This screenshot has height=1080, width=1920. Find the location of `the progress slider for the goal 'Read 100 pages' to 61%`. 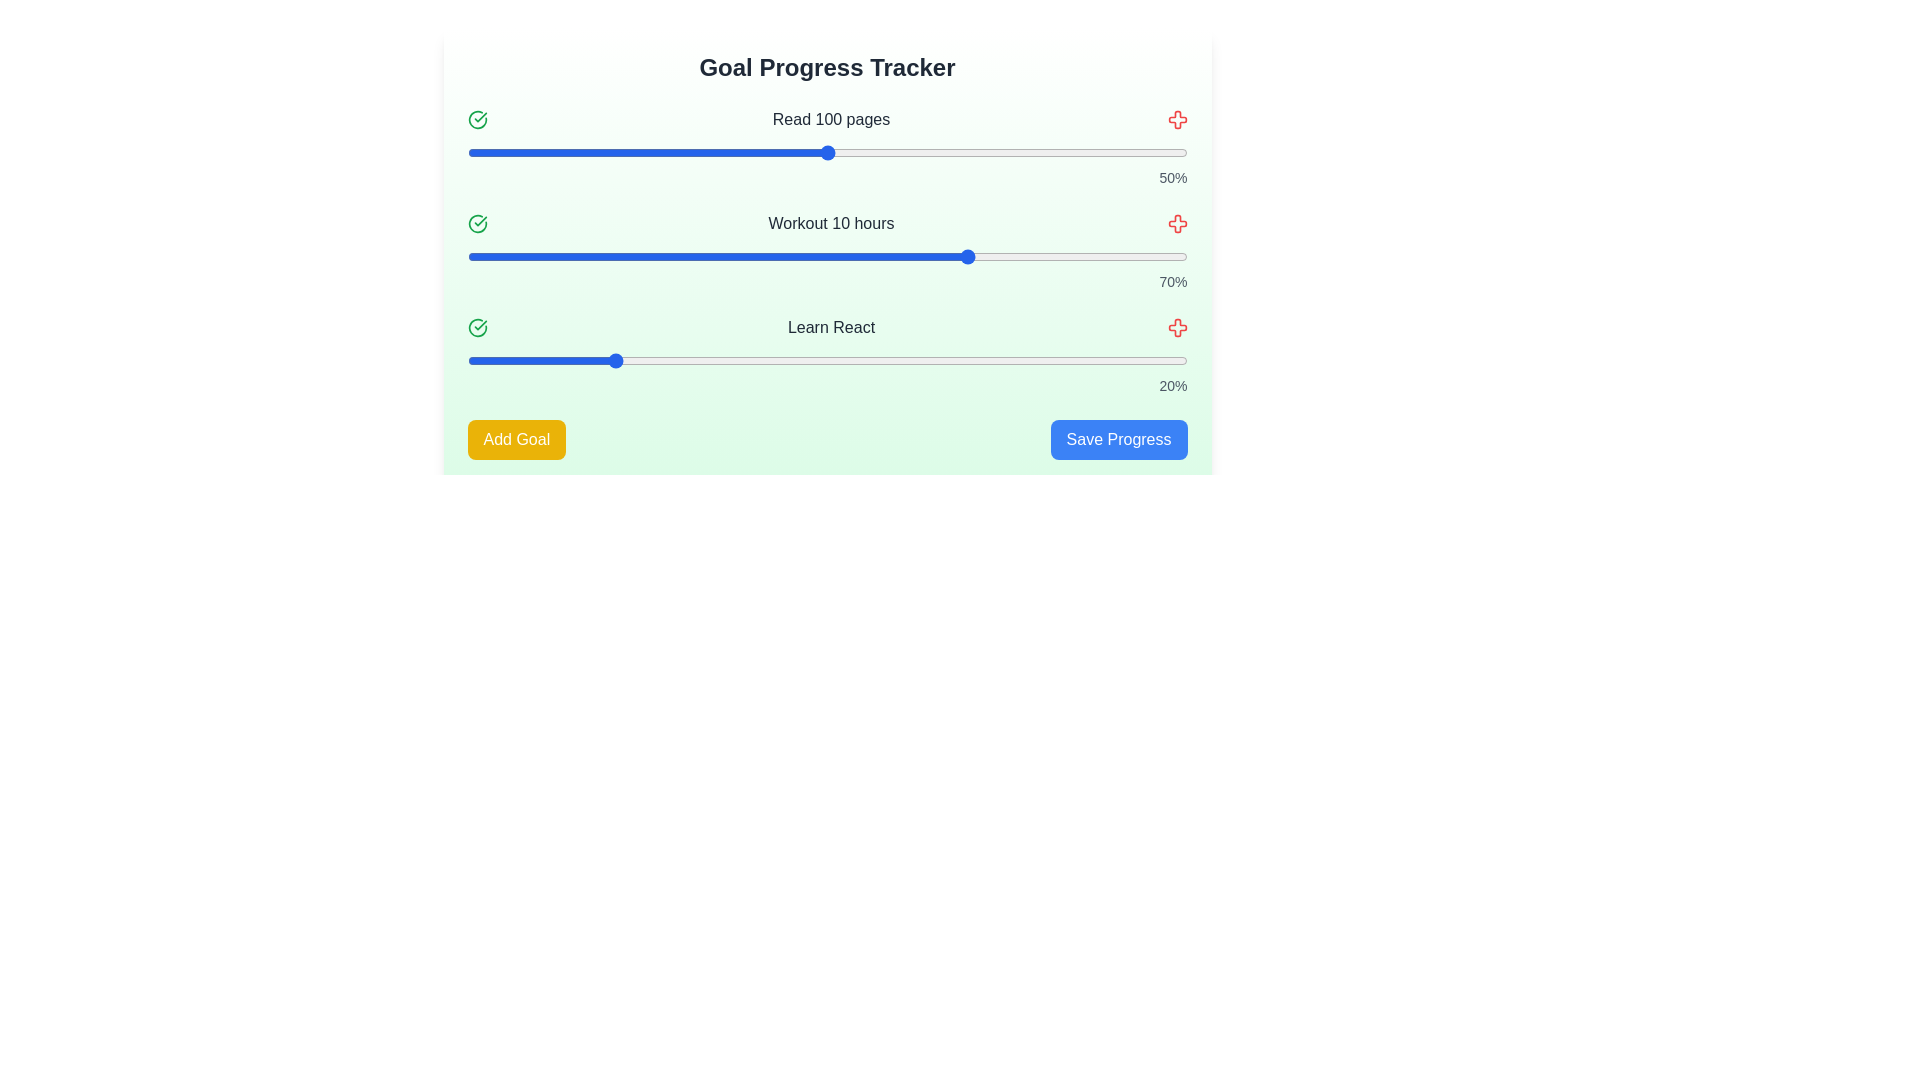

the progress slider for the goal 'Read 100 pages' to 61% is located at coordinates (905, 152).